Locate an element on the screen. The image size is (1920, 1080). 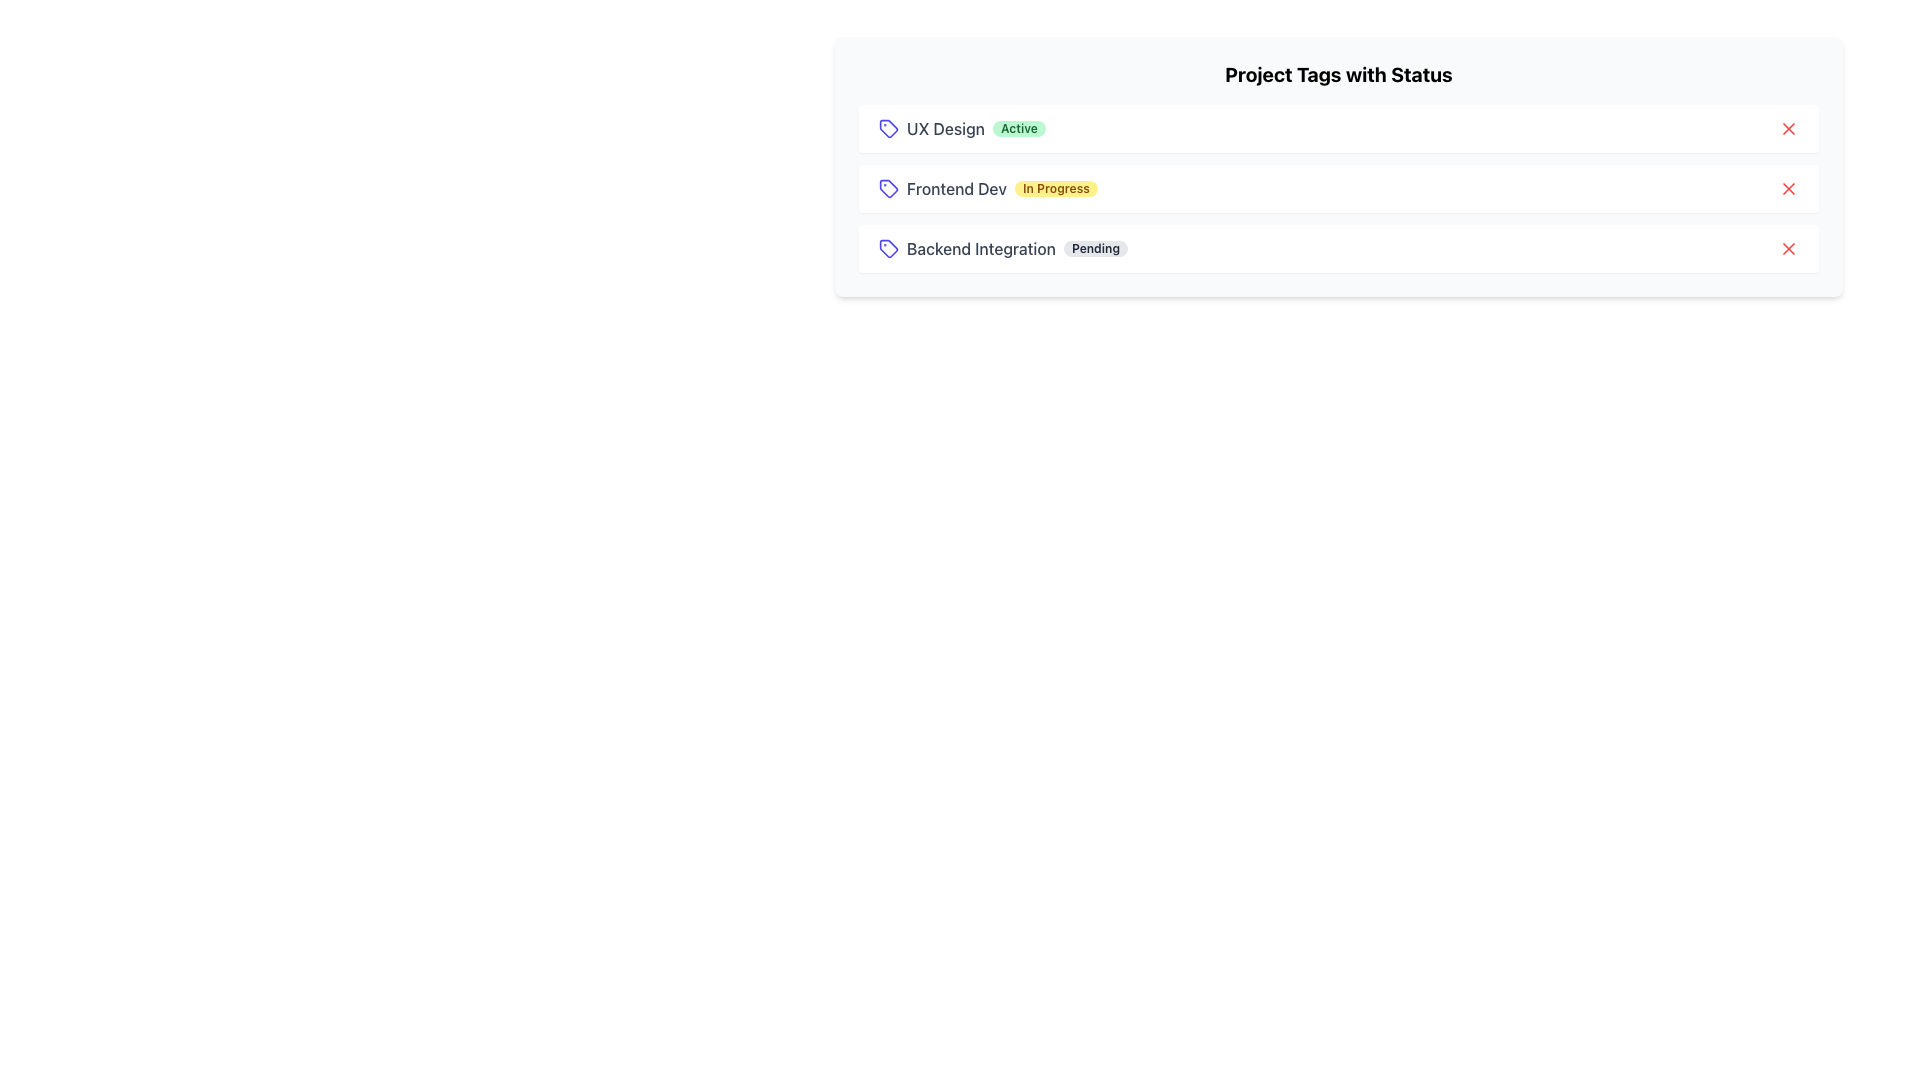
the status badge of the project task labeled 'Backend Integration' which is currently marked as 'Pending' to interact with it is located at coordinates (1003, 248).